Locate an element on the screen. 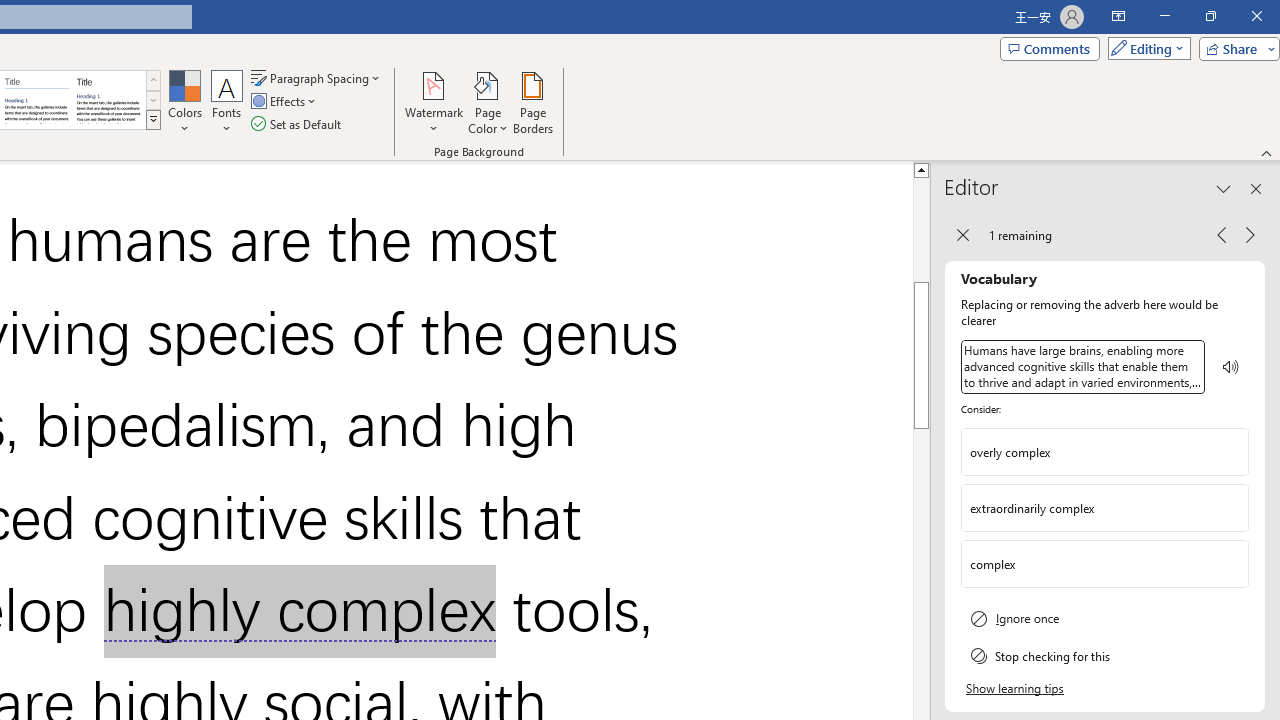  'Fonts' is located at coordinates (227, 103).